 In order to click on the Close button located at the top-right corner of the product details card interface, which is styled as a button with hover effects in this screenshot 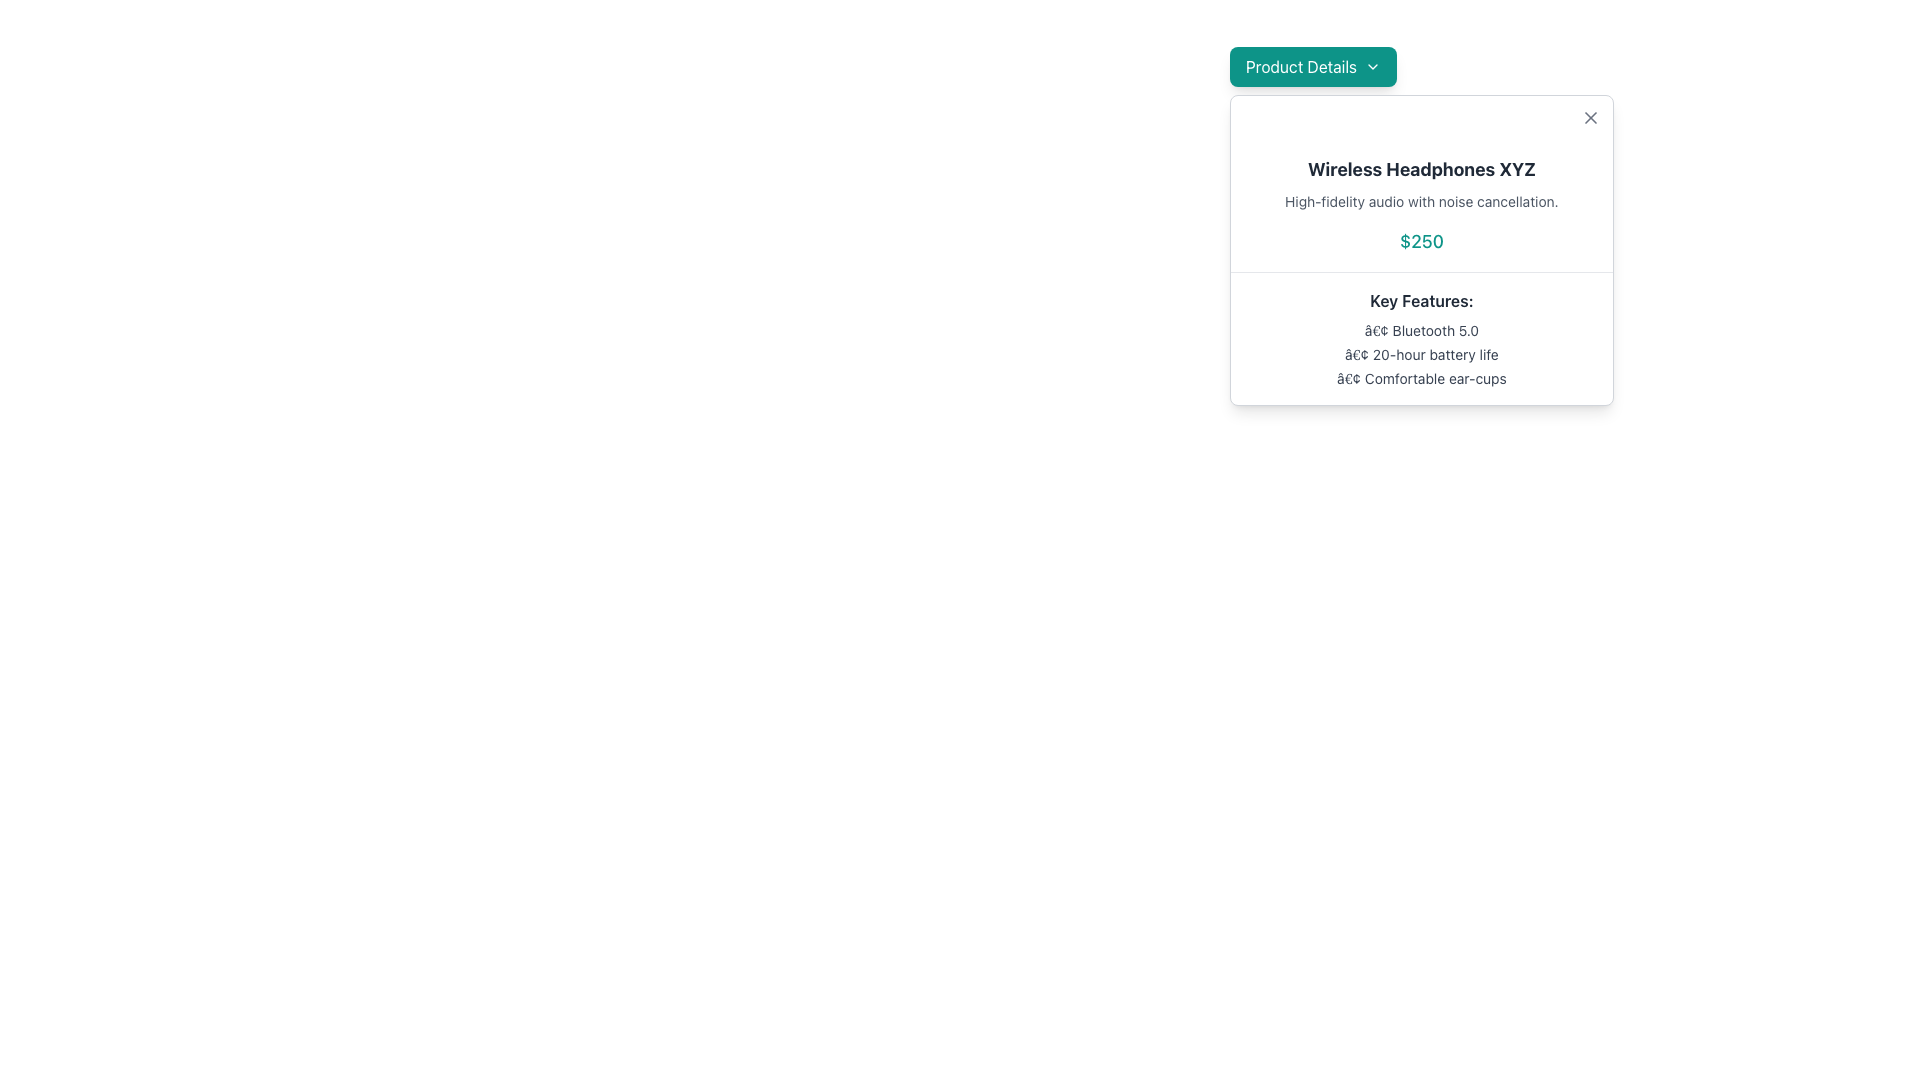, I will do `click(1589, 118)`.